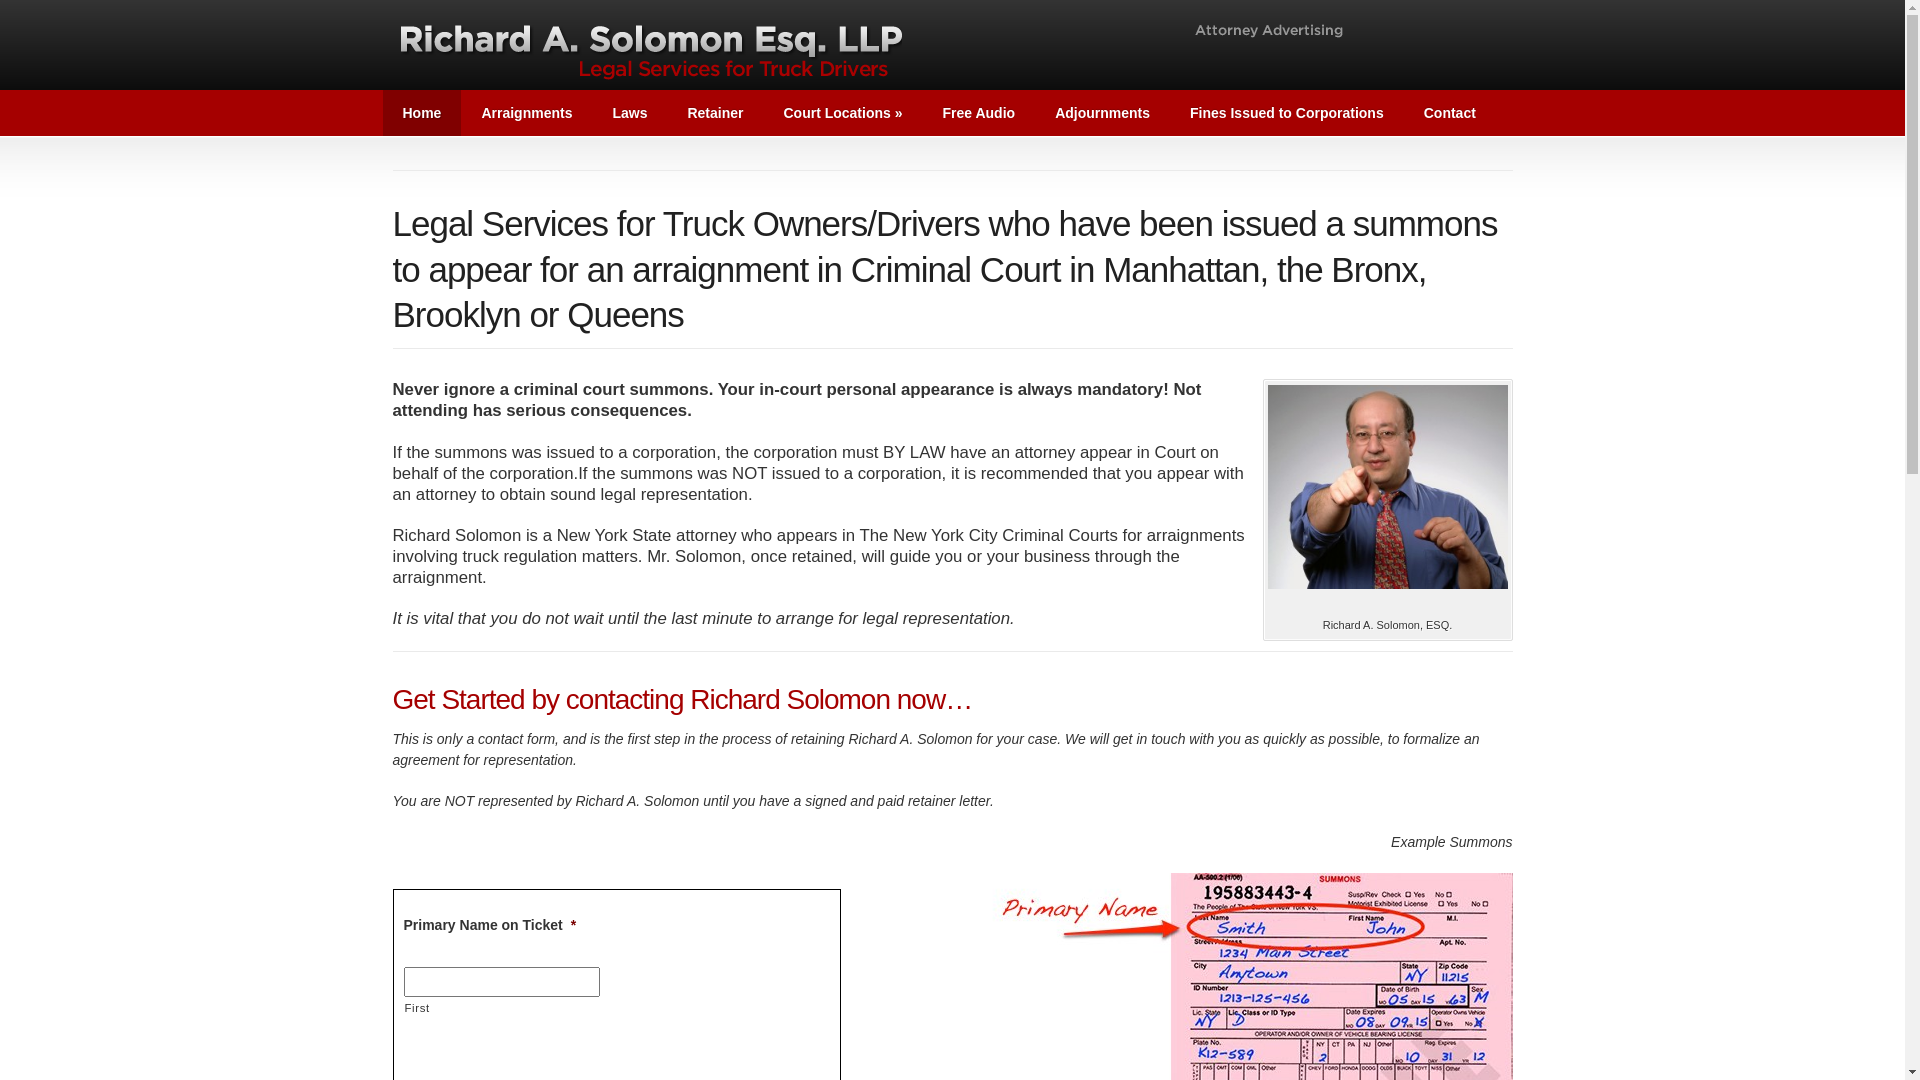  What do you see at coordinates (628, 112) in the screenshot?
I see `'Laws'` at bounding box center [628, 112].